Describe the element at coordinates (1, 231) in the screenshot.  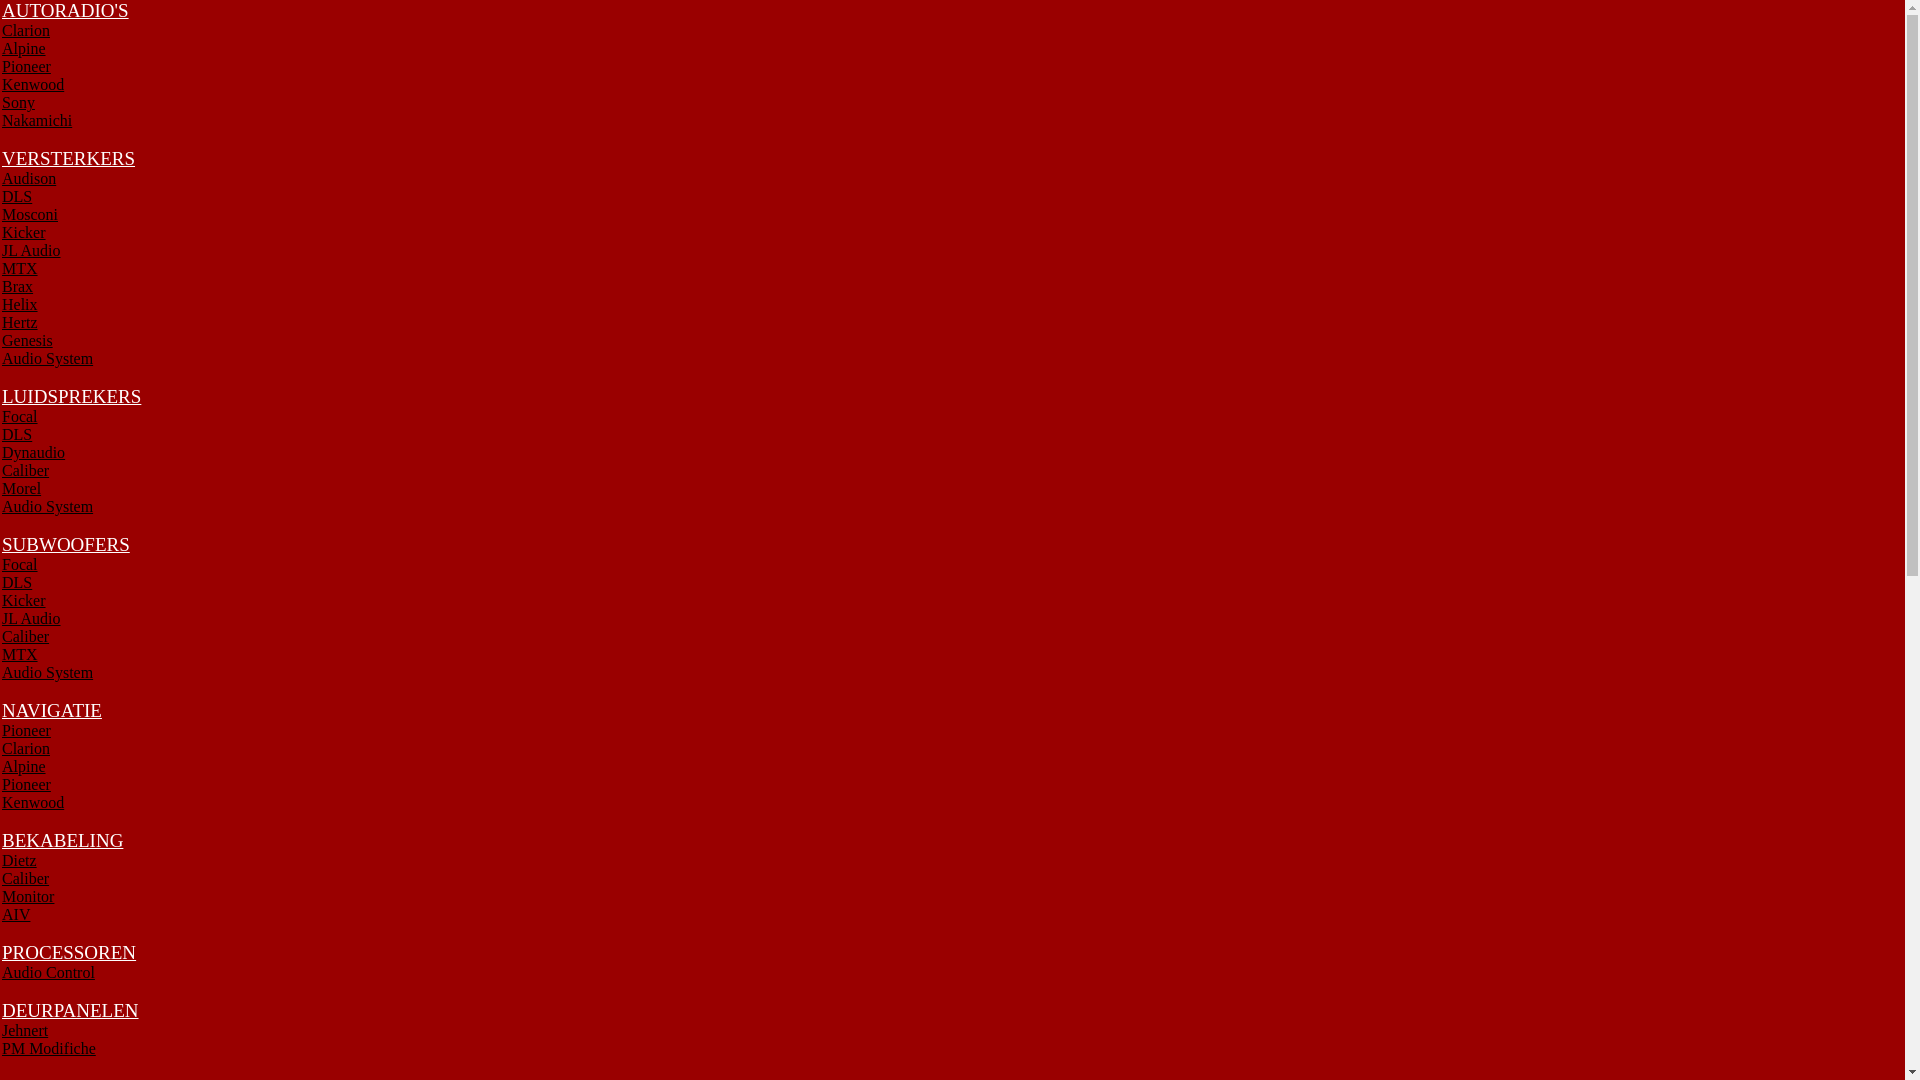
I see `'Kicker'` at that location.